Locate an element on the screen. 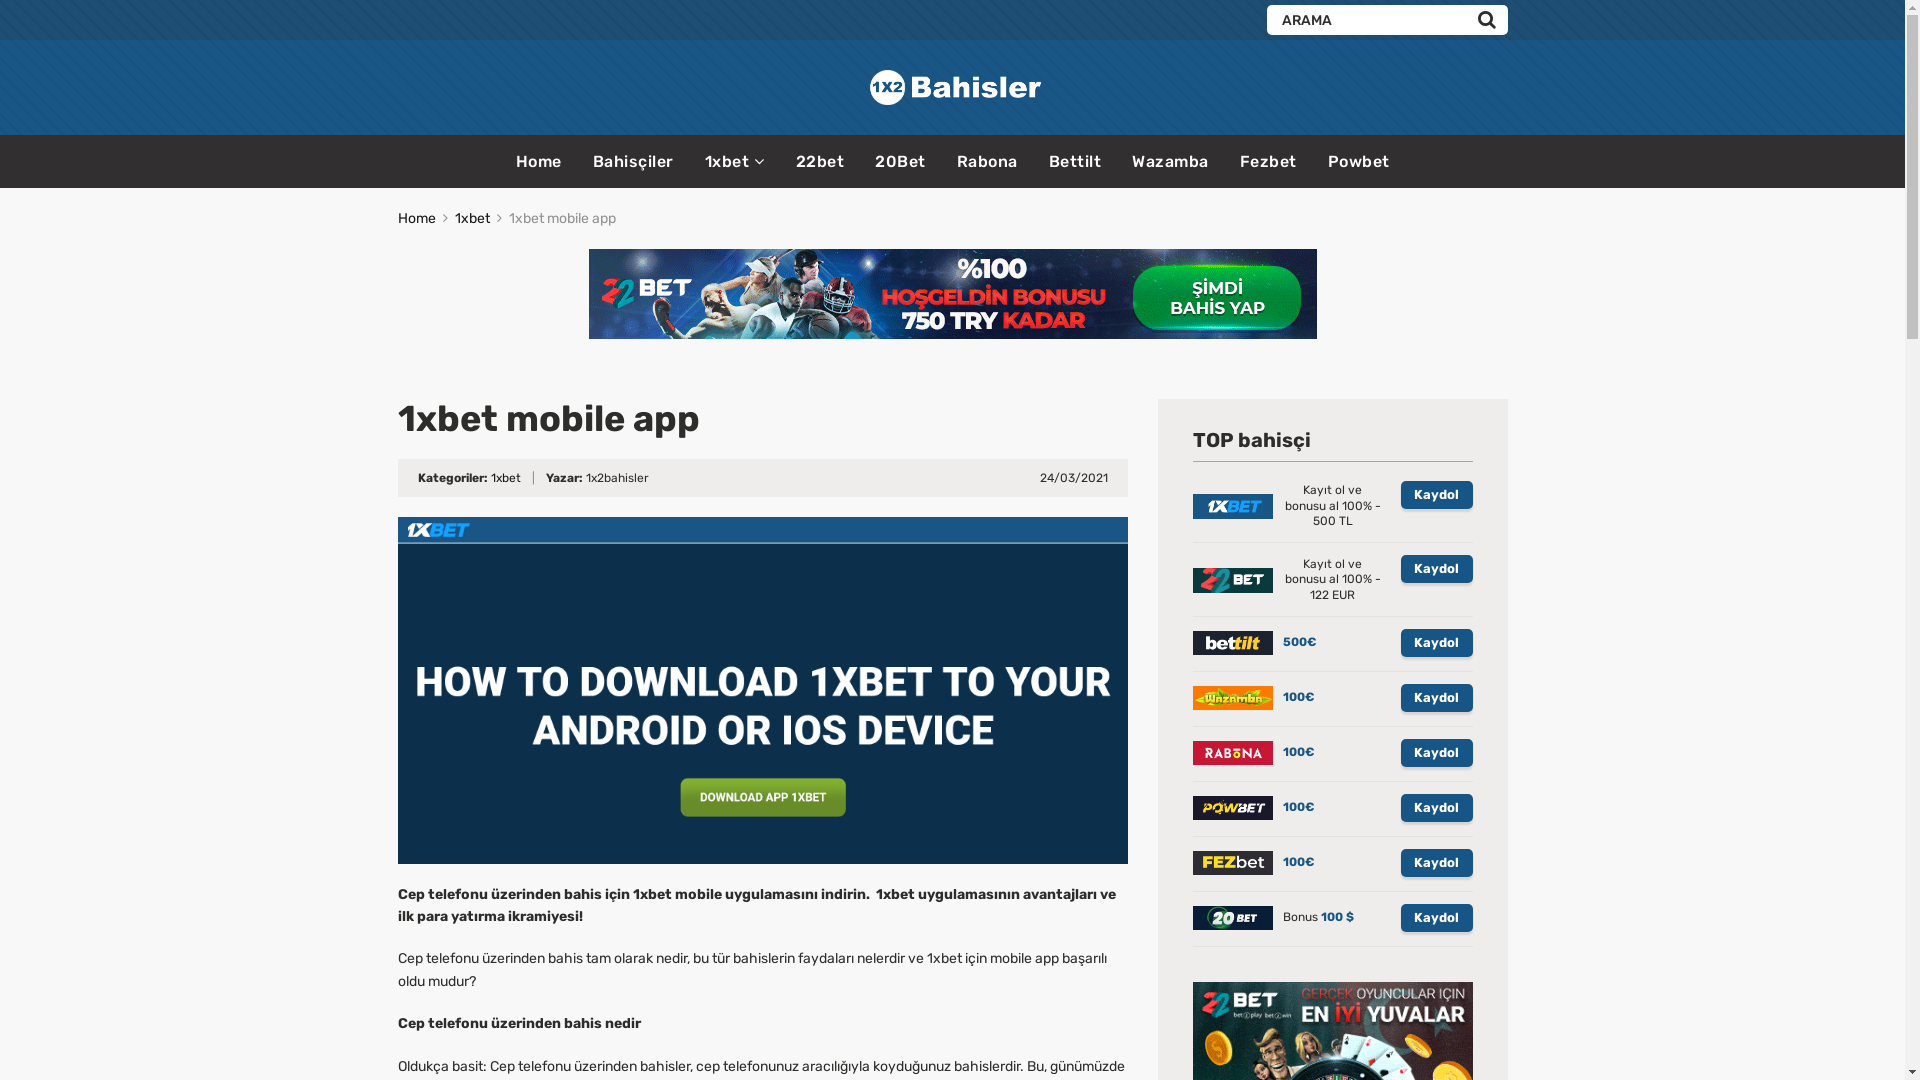  'Kaydol' is located at coordinates (1434, 643).